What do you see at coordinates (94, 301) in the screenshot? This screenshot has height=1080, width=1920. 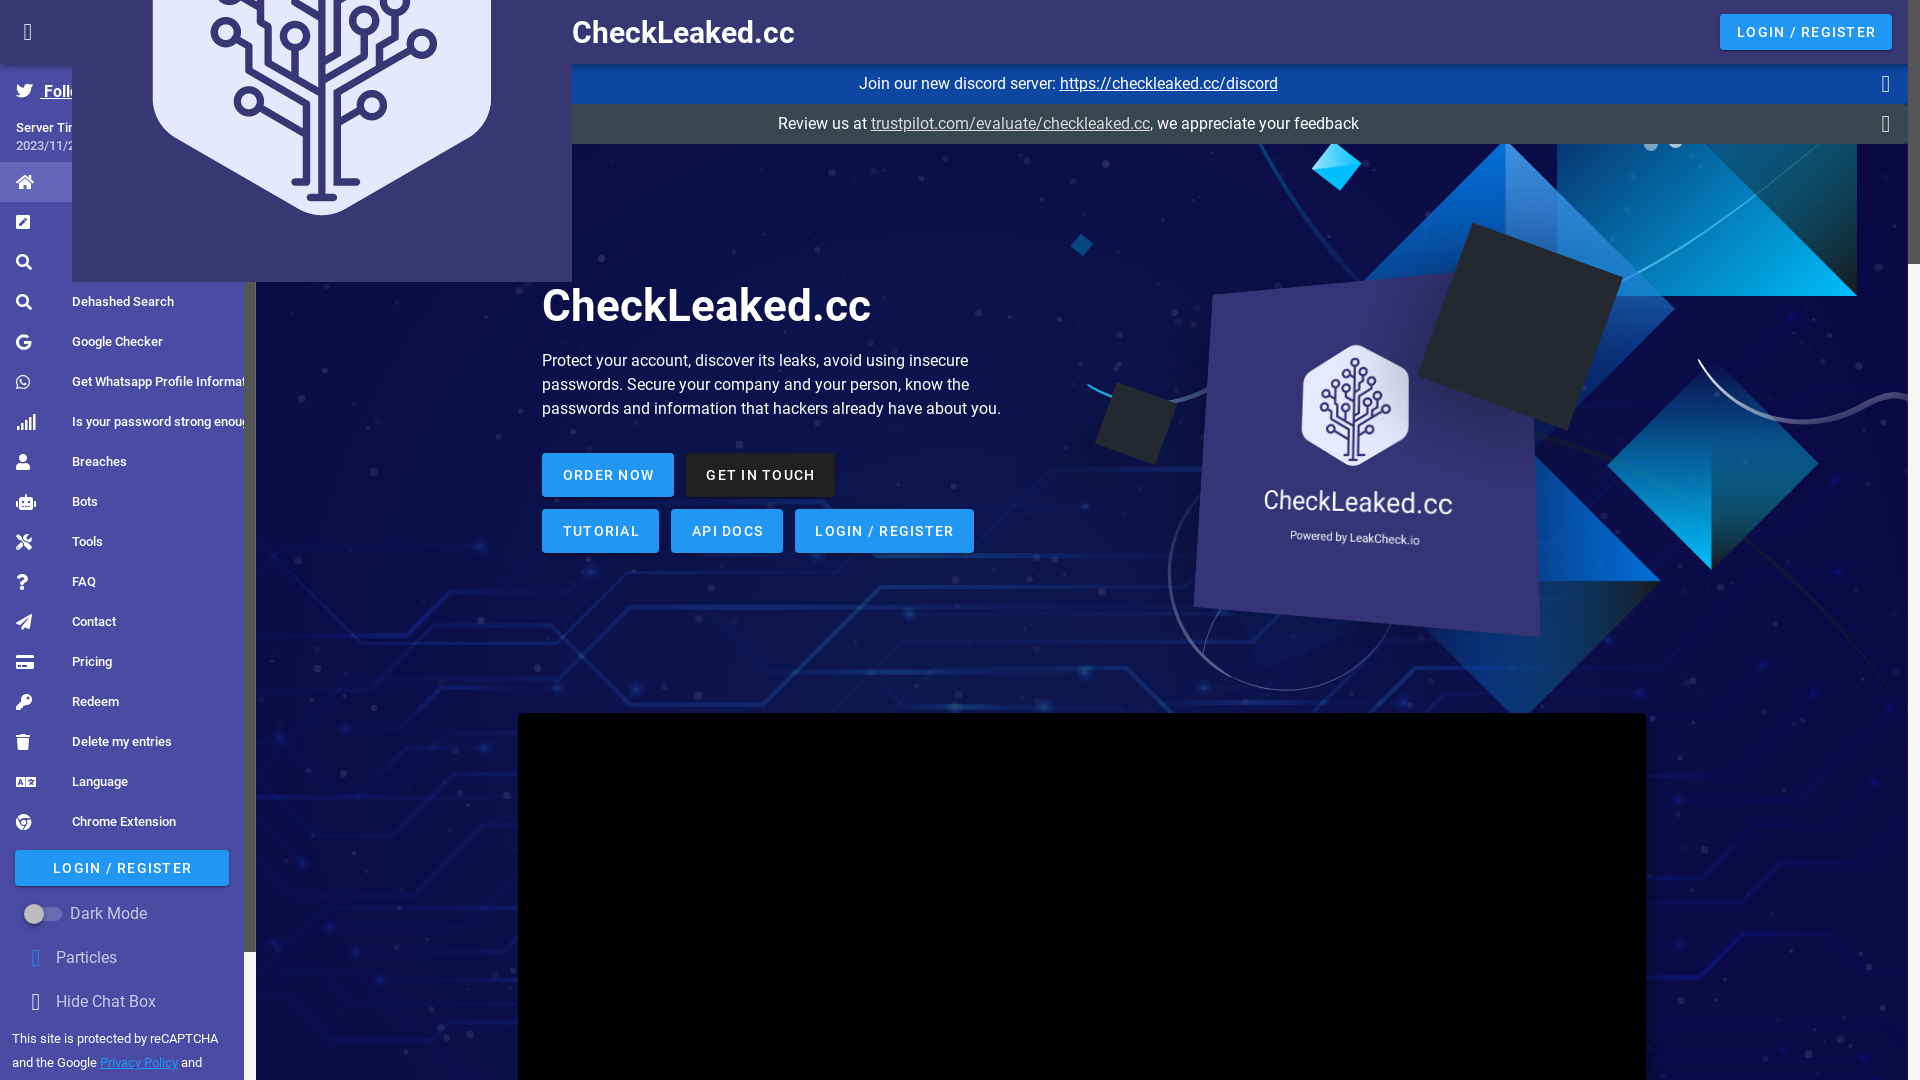 I see `'Dehashed Search'` at bounding box center [94, 301].